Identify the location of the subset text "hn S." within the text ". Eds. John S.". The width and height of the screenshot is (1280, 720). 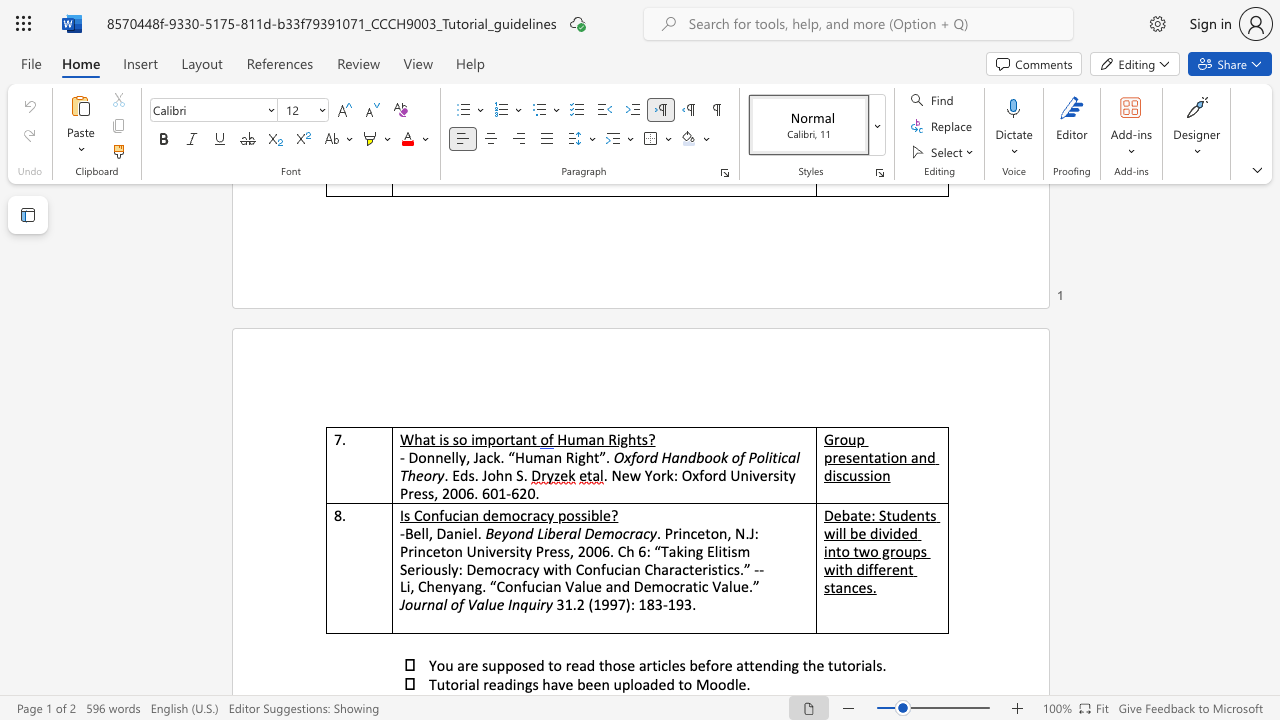
(495, 475).